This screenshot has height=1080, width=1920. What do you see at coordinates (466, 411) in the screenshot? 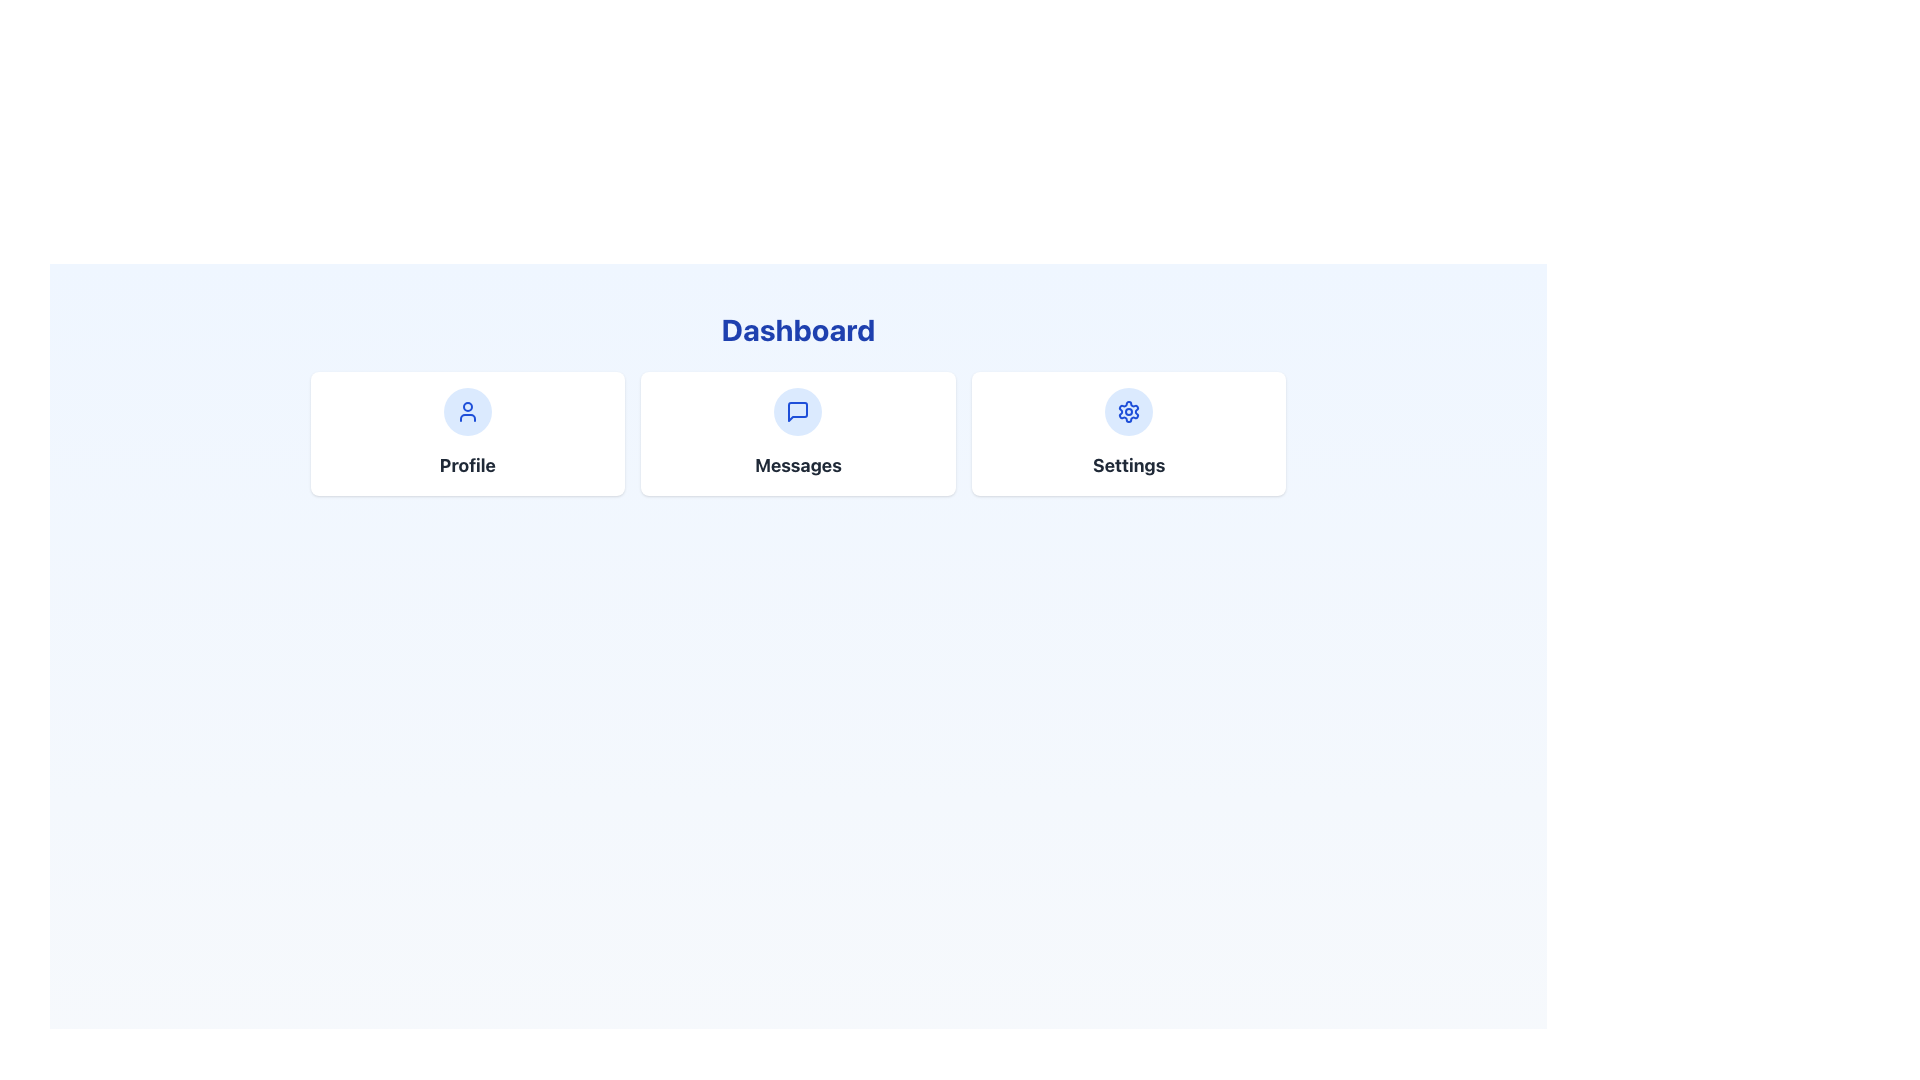
I see `the profile icon located at the center of the 'Profile' card, which is positioned on the left among three horizontally arranged cards` at bounding box center [466, 411].